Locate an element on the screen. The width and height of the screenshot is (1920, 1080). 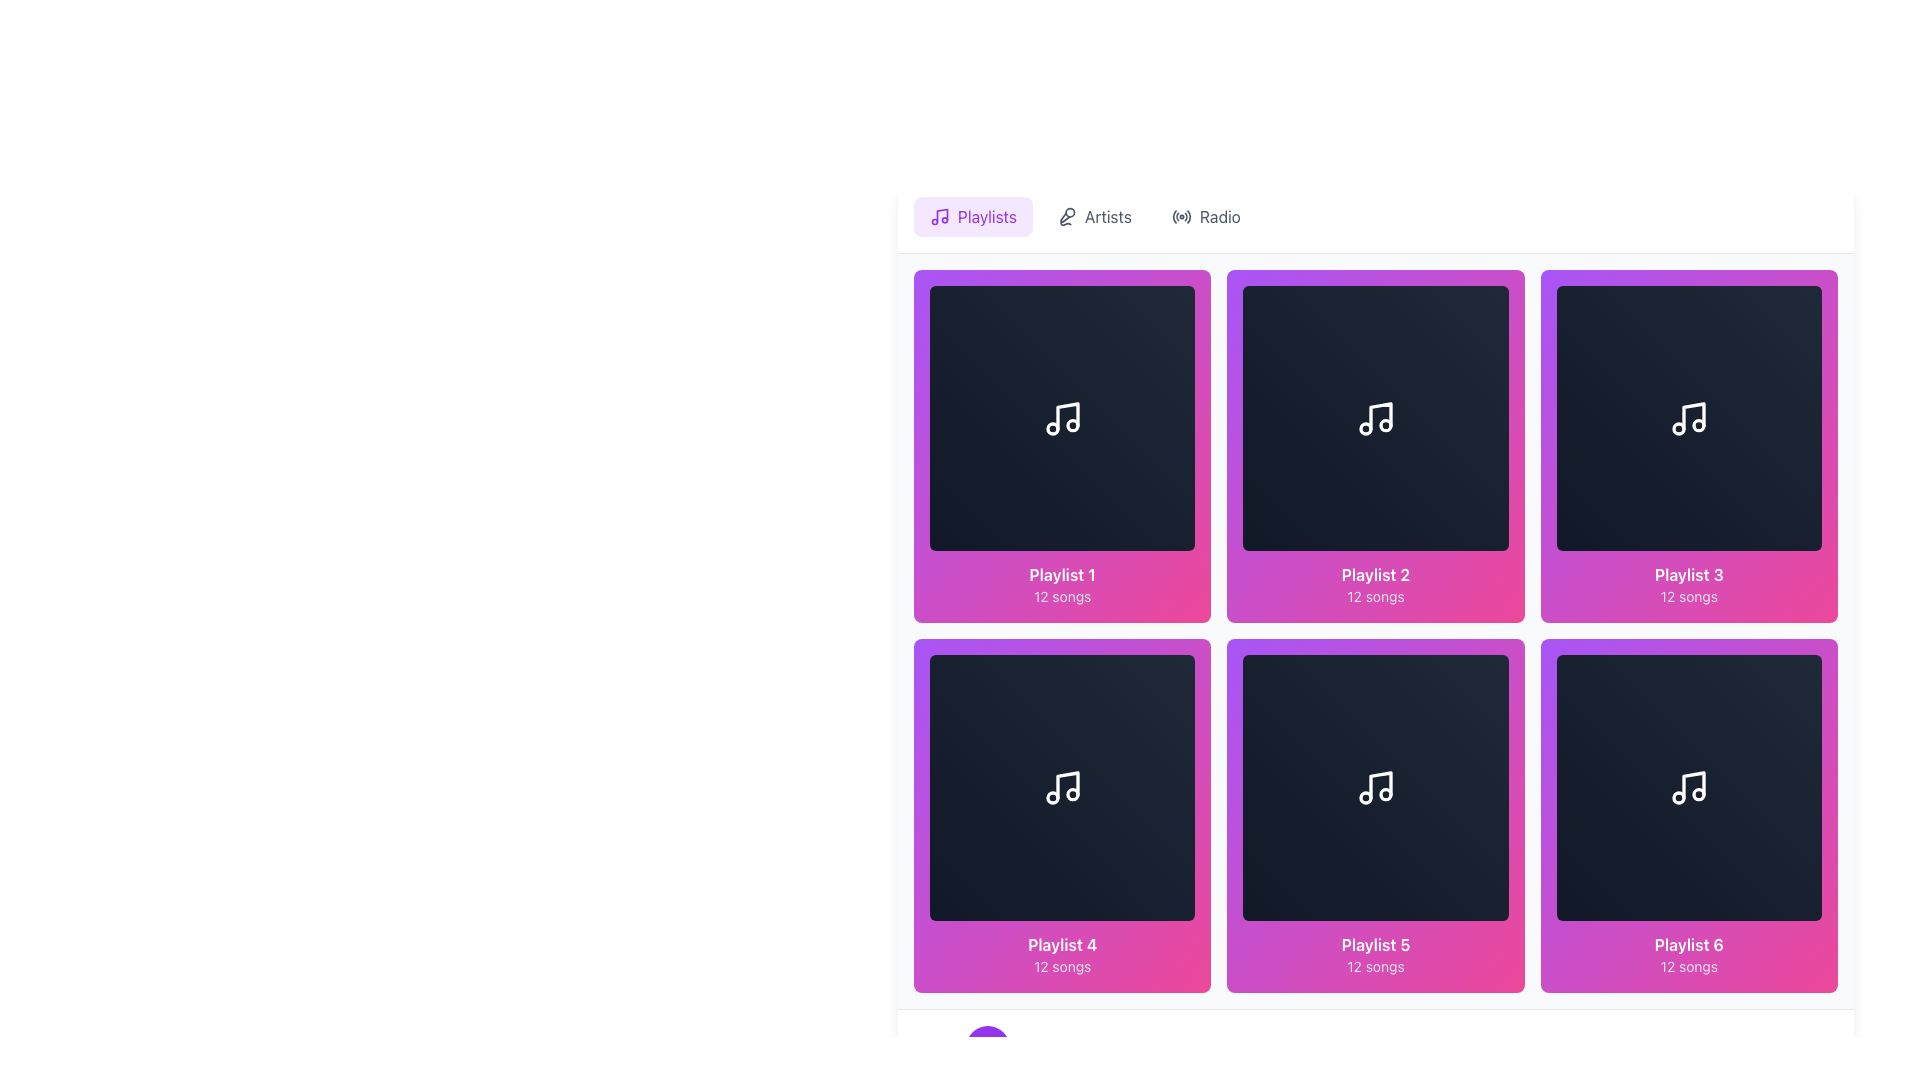
the circular radio wave icon located within the 'Radio' button in the top right navigation bar is located at coordinates (1181, 216).